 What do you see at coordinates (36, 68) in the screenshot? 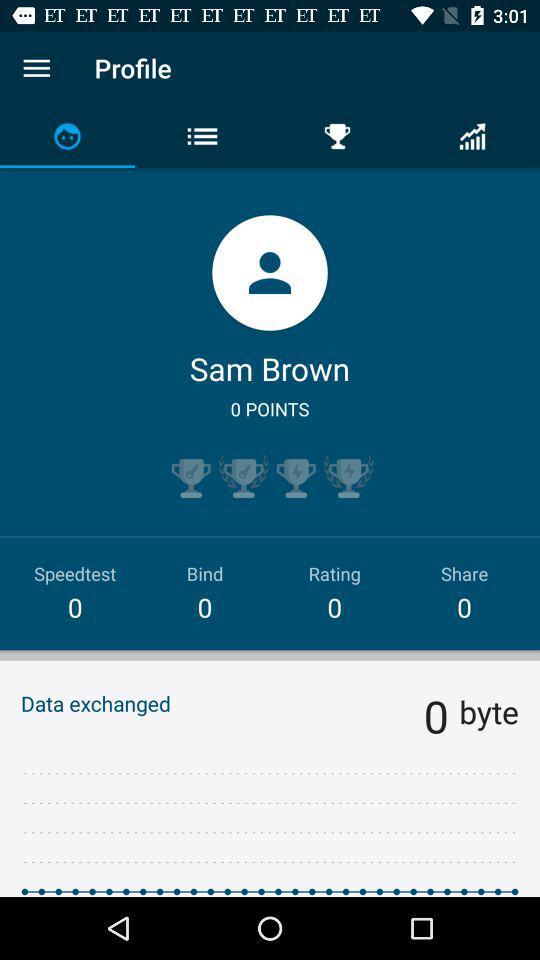
I see `the icon next to profile item` at bounding box center [36, 68].